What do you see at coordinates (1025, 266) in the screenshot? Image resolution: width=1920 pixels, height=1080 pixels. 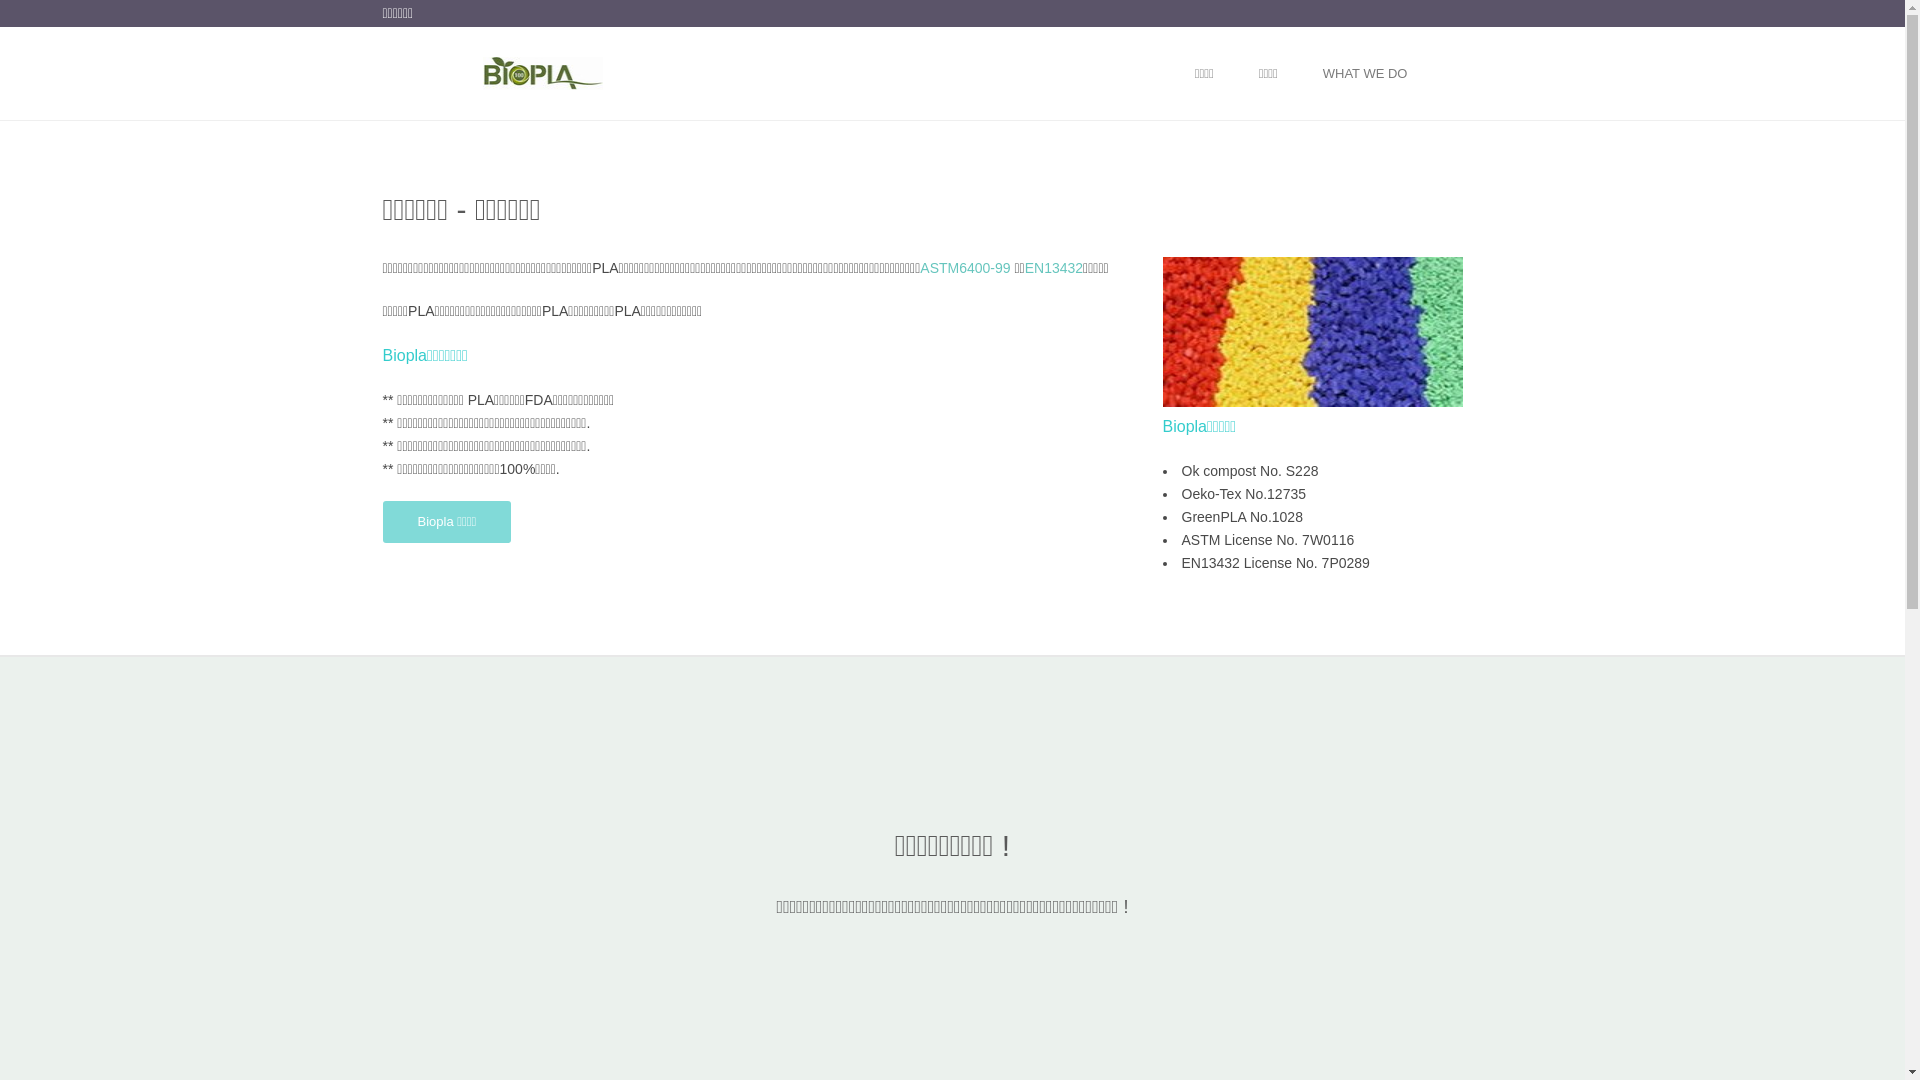 I see `'EN13432'` at bounding box center [1025, 266].